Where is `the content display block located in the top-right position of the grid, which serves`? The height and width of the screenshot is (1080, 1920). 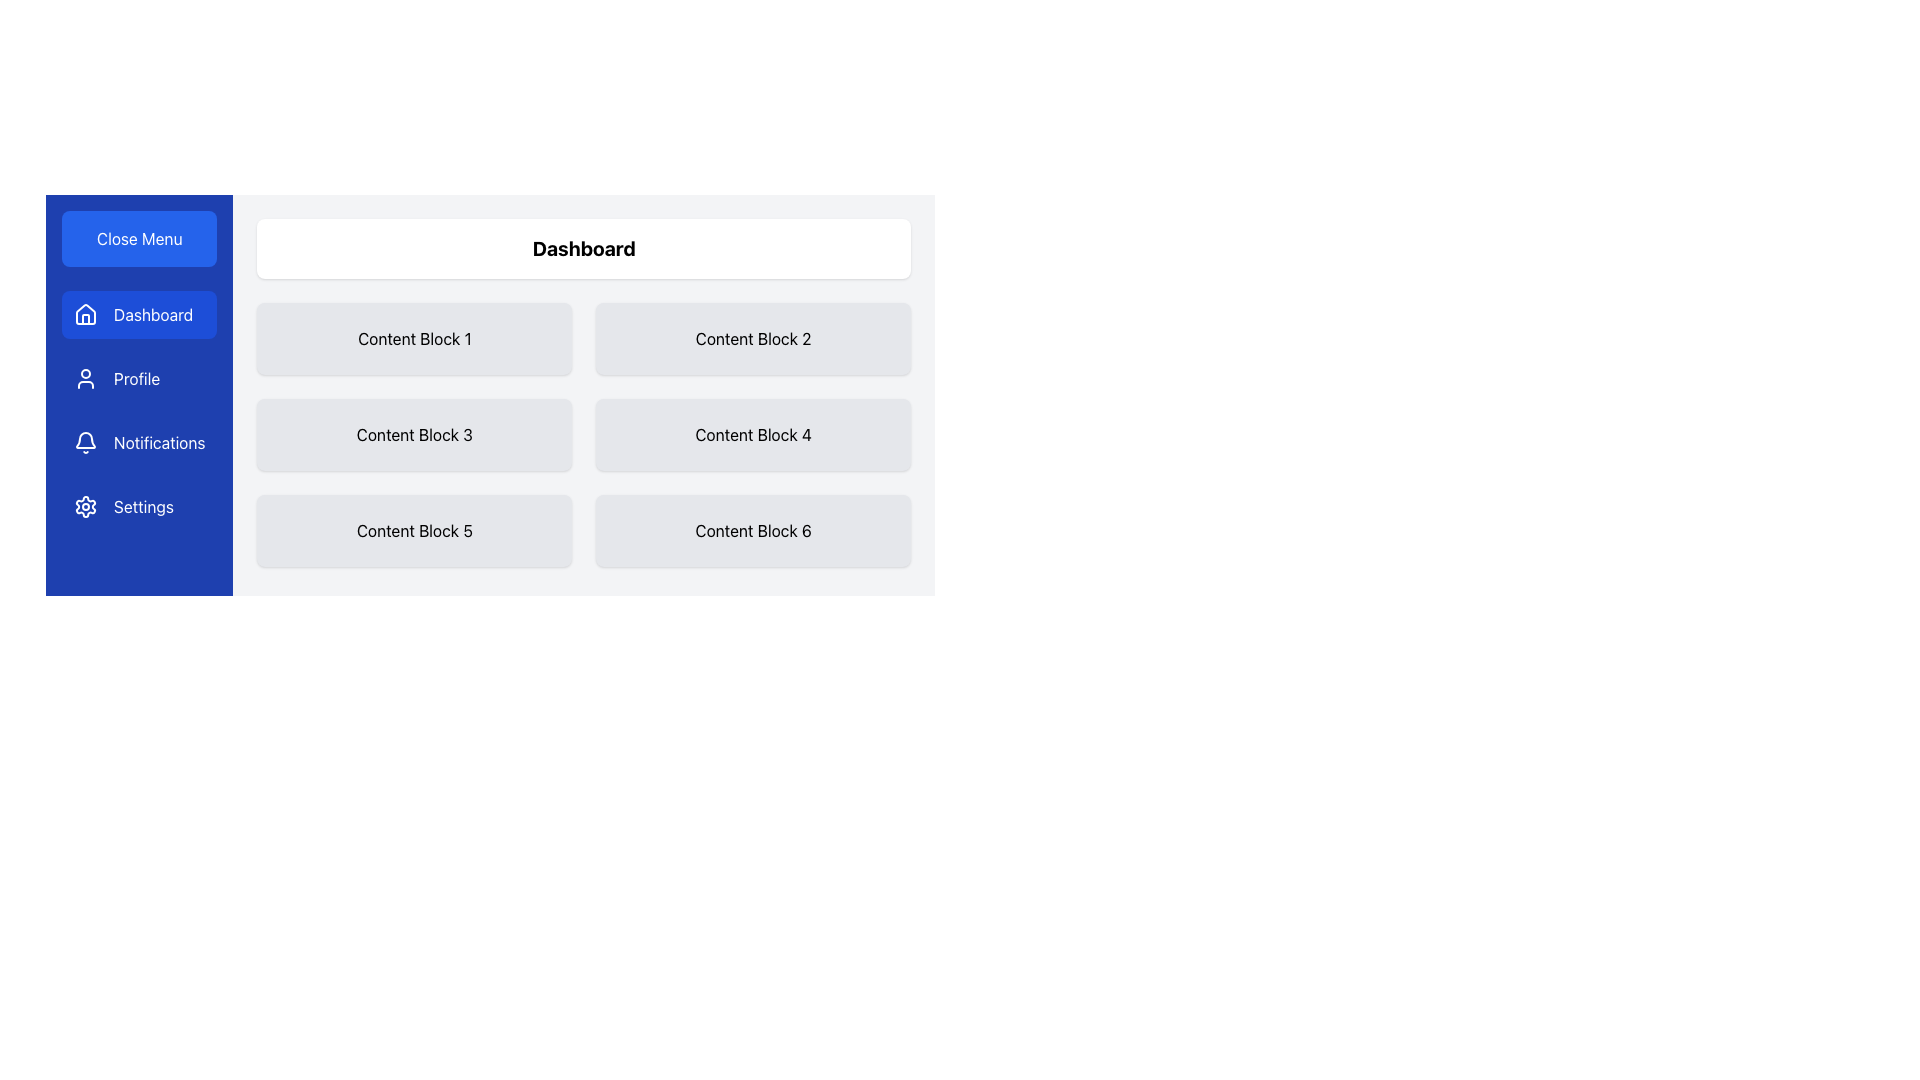
the content display block located in the top-right position of the grid, which serves is located at coordinates (752, 338).